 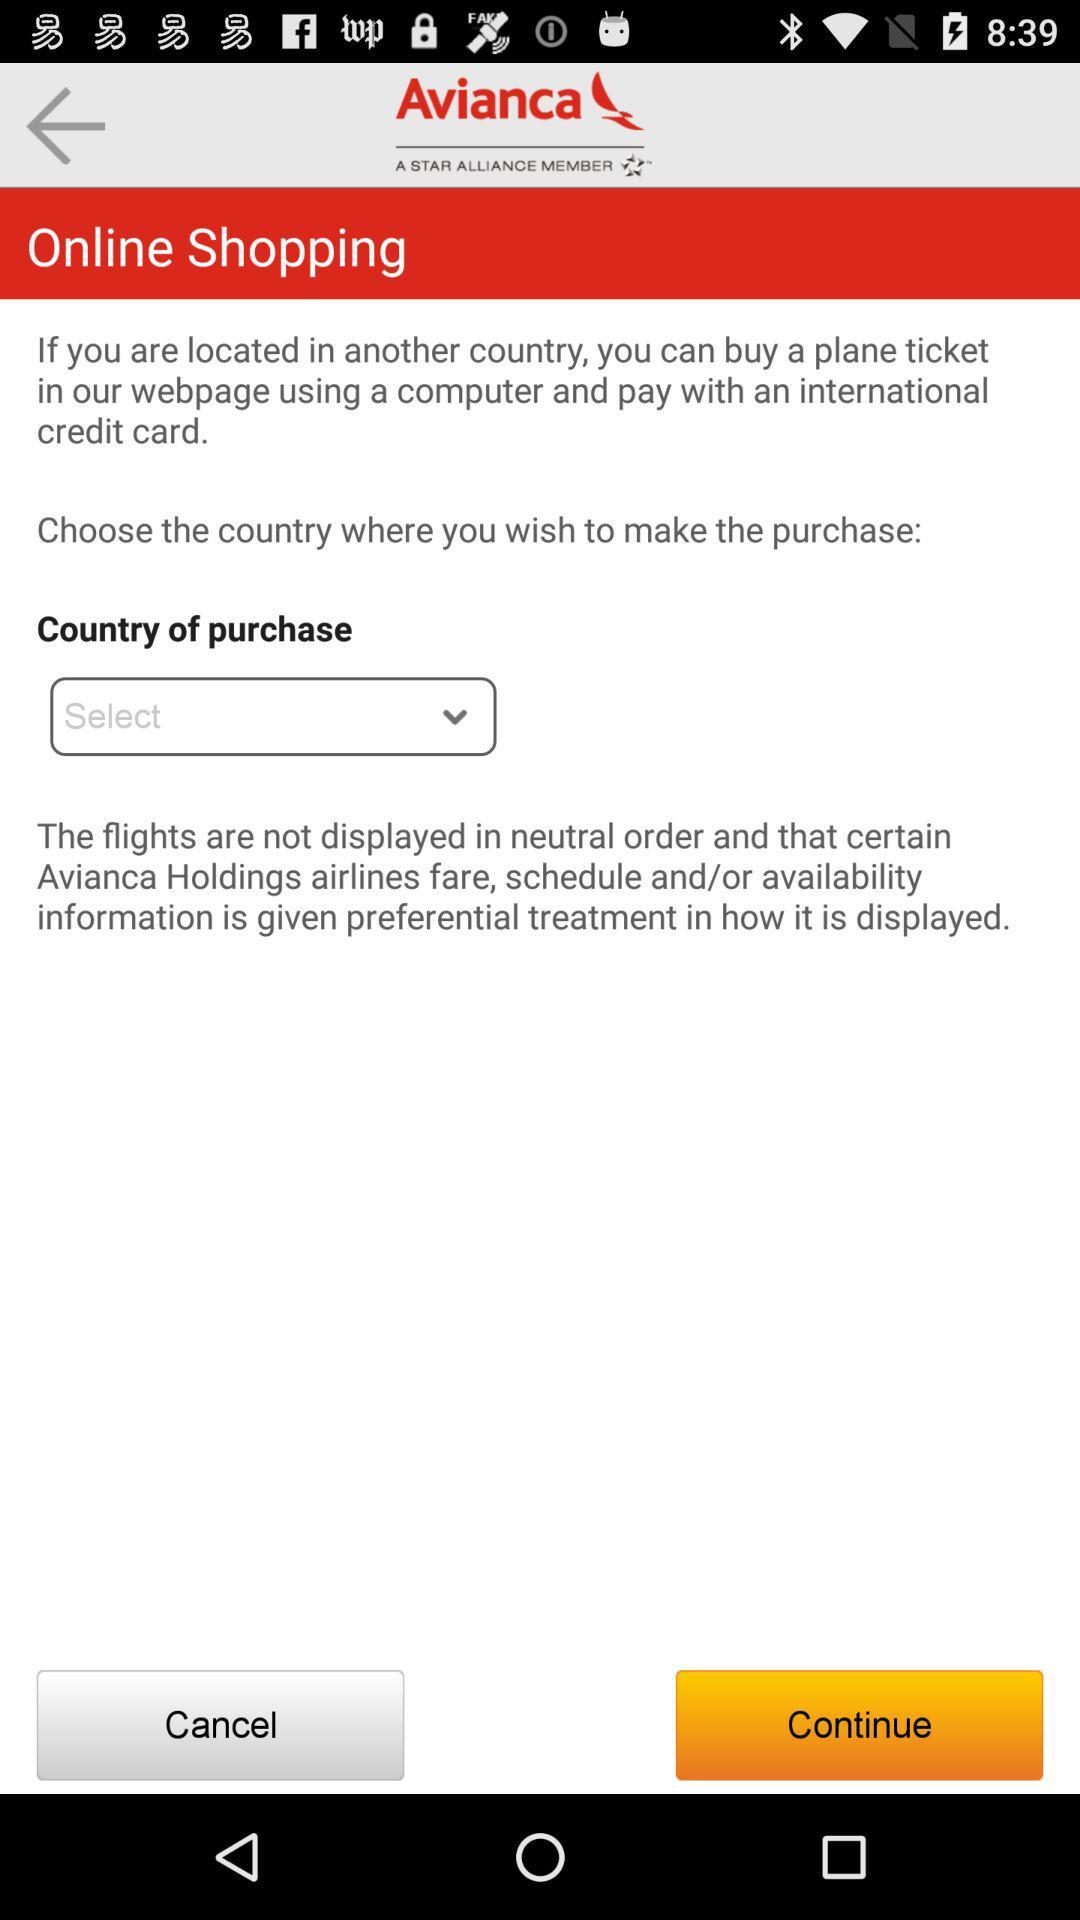 I want to click on the icon below the flights are, so click(x=858, y=1724).